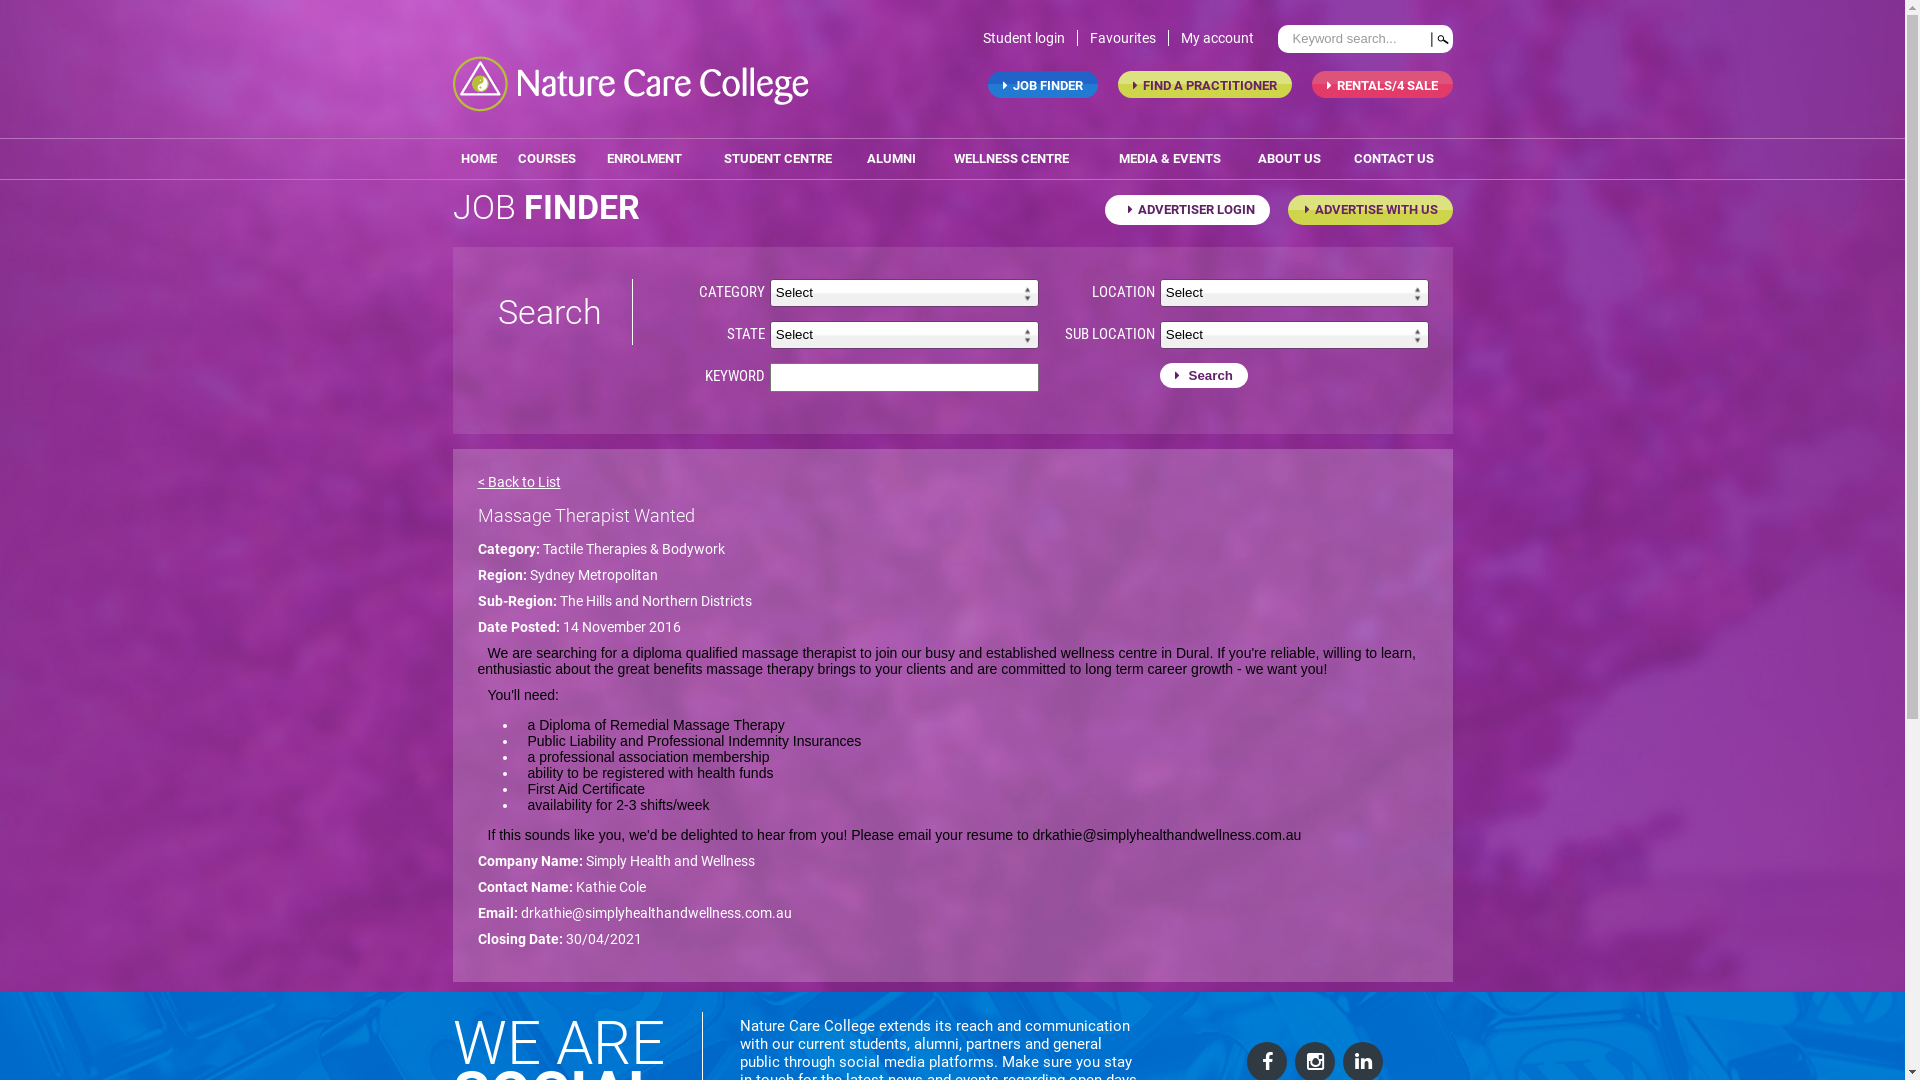  What do you see at coordinates (519, 482) in the screenshot?
I see `'< Back to List'` at bounding box center [519, 482].